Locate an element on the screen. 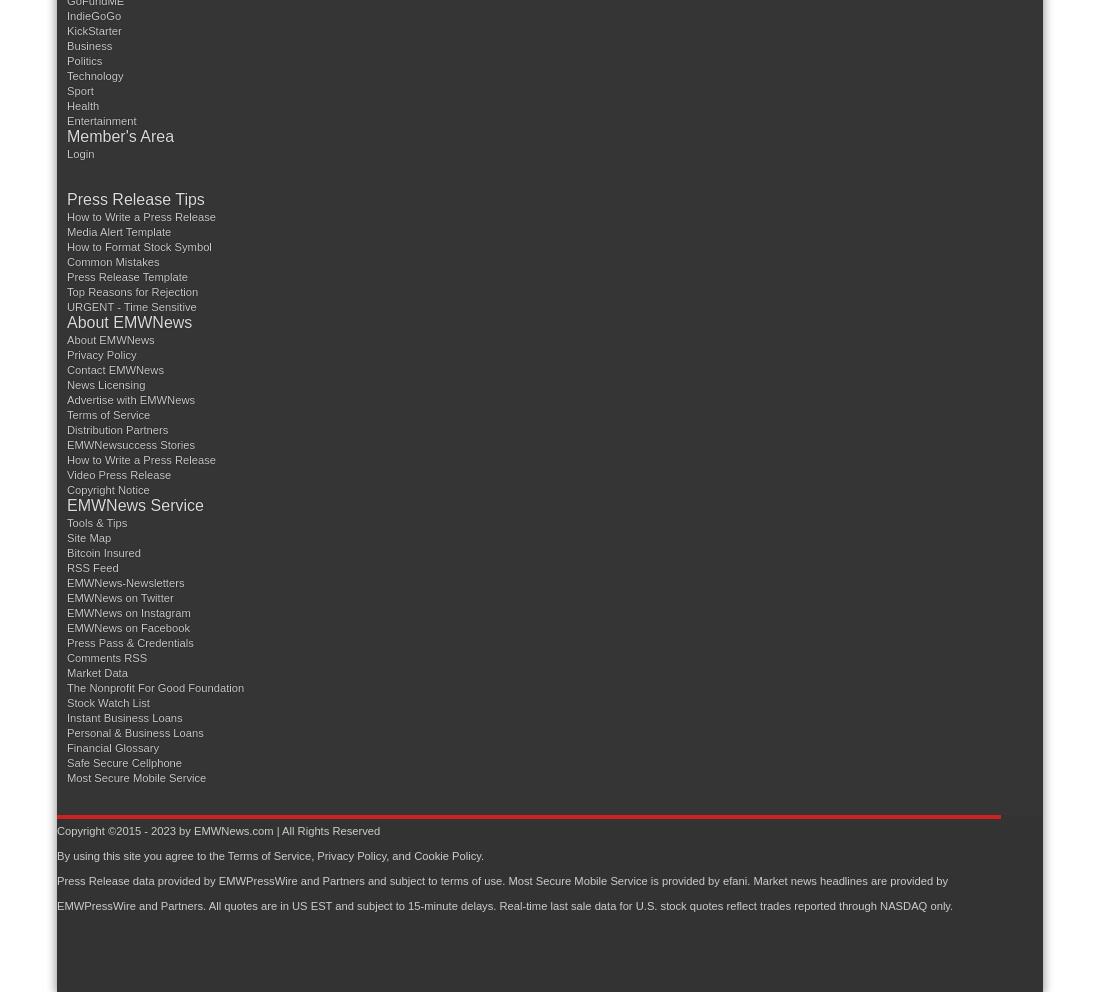  'Most Secure Mobile Service' is located at coordinates (507, 880).